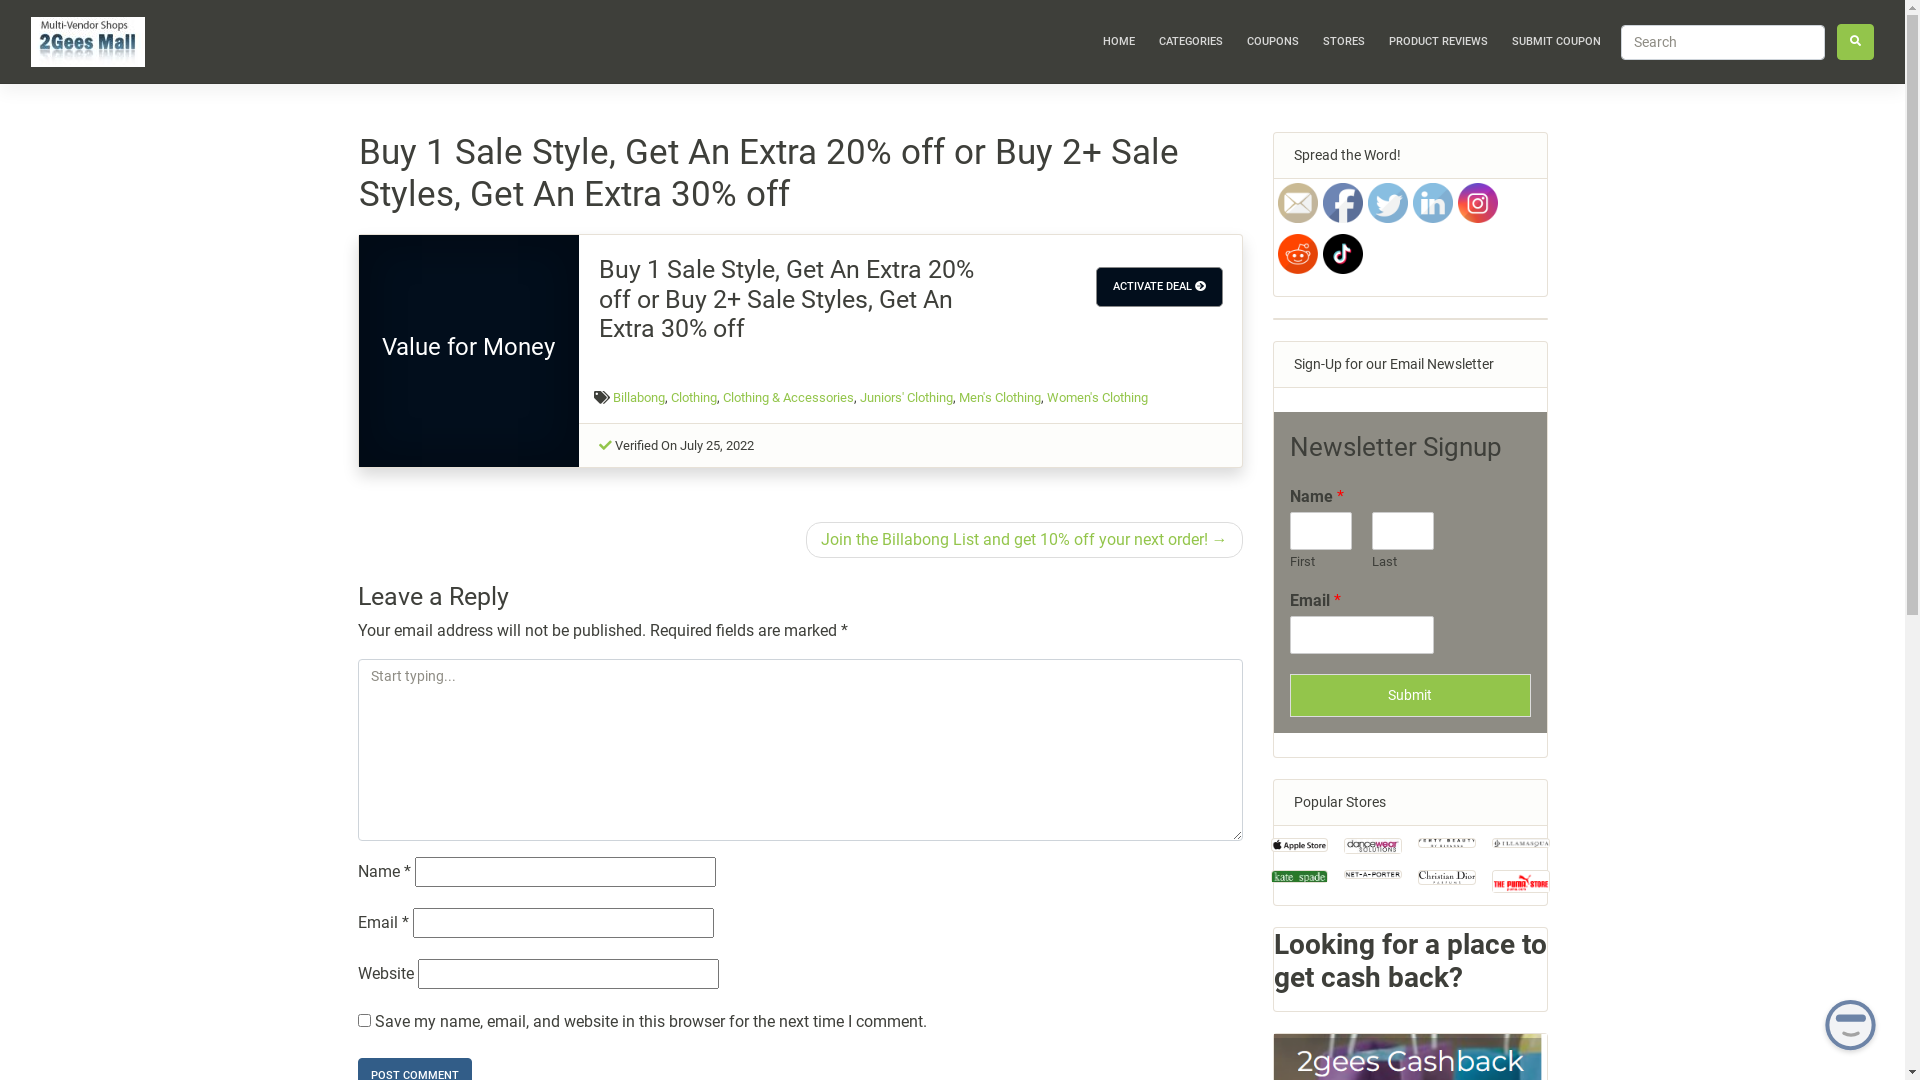 The image size is (1920, 1080). I want to click on 'SUBMIT COUPON', so click(1555, 42).